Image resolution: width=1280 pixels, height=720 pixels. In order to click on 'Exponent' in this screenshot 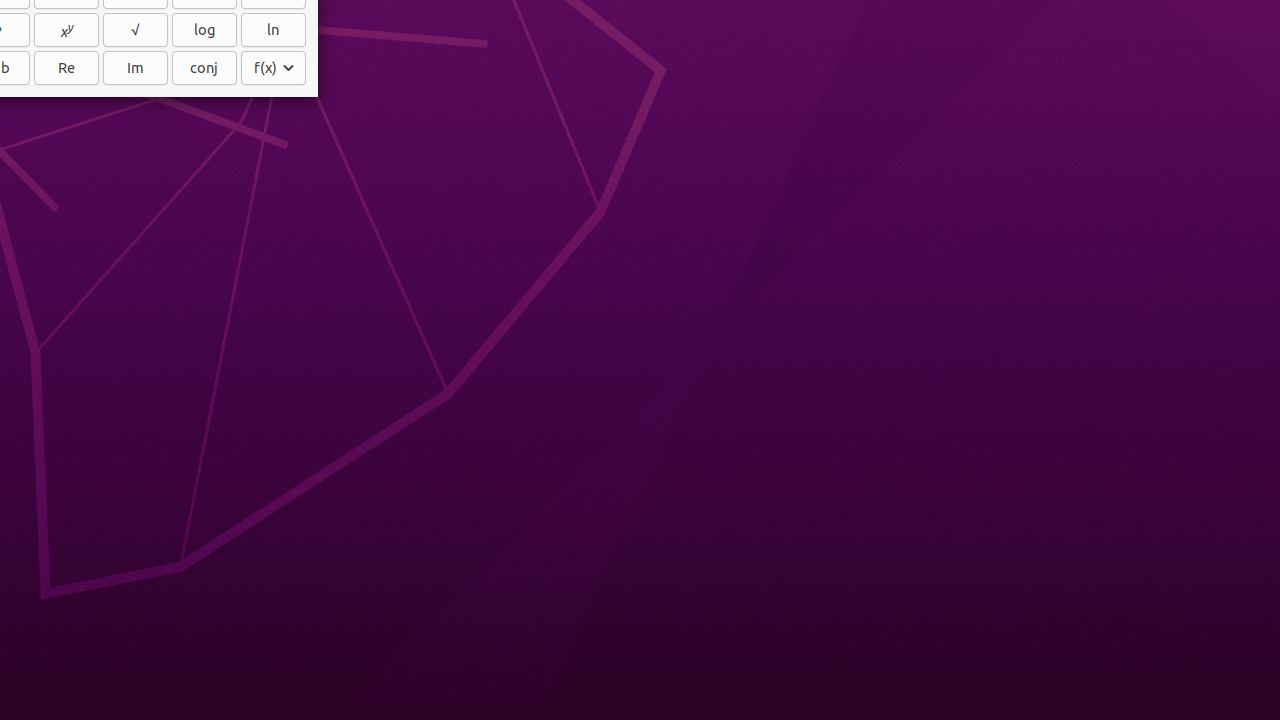, I will do `click(66, 30)`.